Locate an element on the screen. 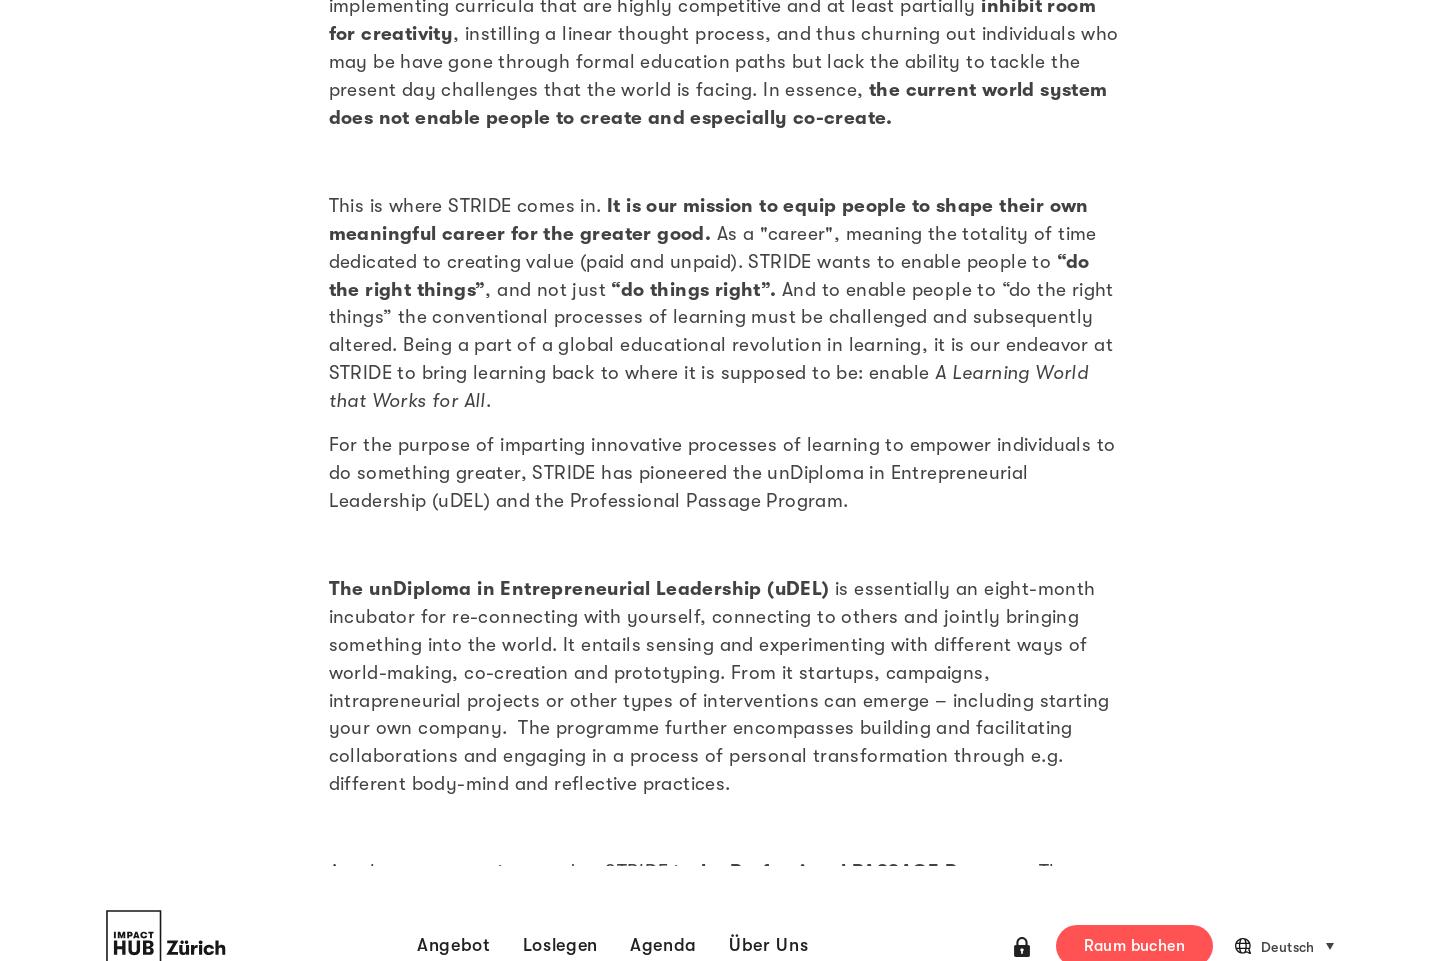  '... und lass dich vom Impact Hub Vibe inspirieren!' is located at coordinates (326, 606).